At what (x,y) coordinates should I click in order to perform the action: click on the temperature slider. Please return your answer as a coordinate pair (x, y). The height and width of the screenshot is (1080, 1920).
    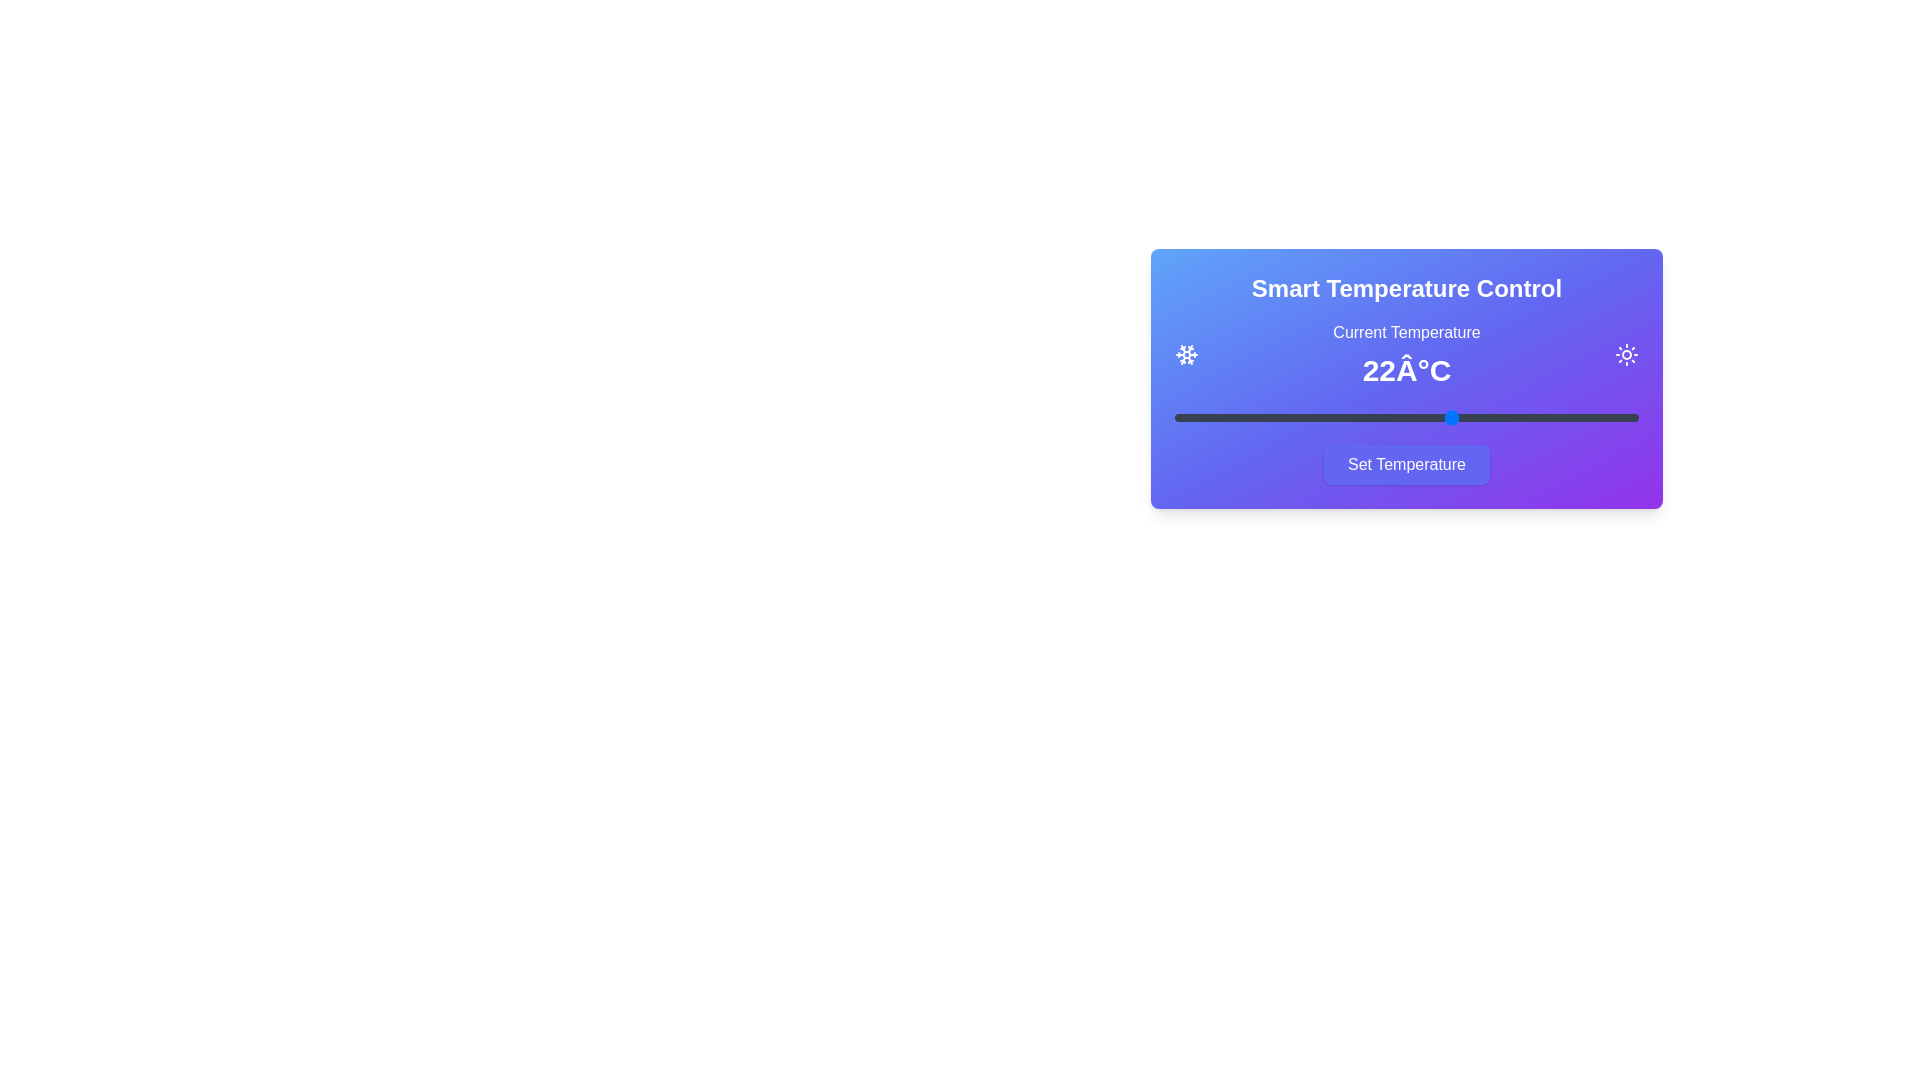
    Looking at the image, I should click on (1591, 416).